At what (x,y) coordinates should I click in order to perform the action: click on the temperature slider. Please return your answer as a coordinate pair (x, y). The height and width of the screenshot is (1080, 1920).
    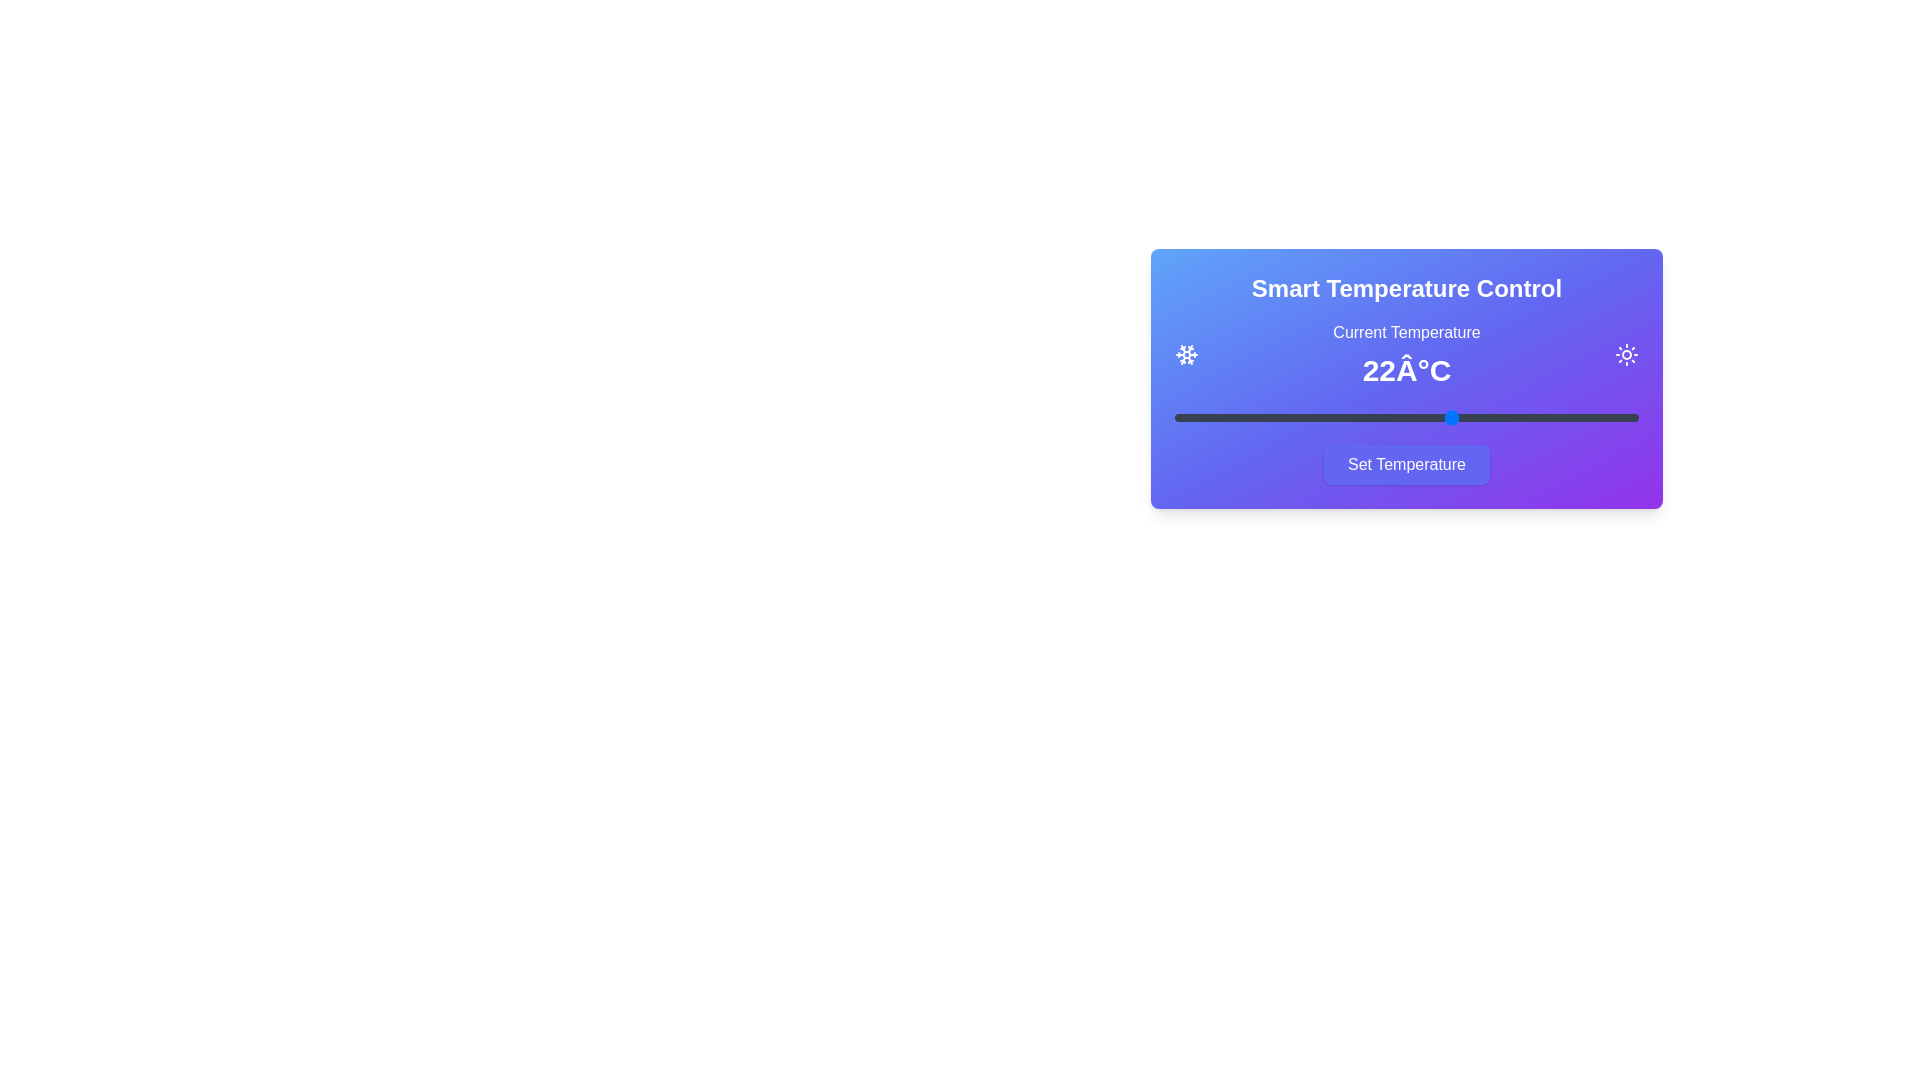
    Looking at the image, I should click on (1591, 416).